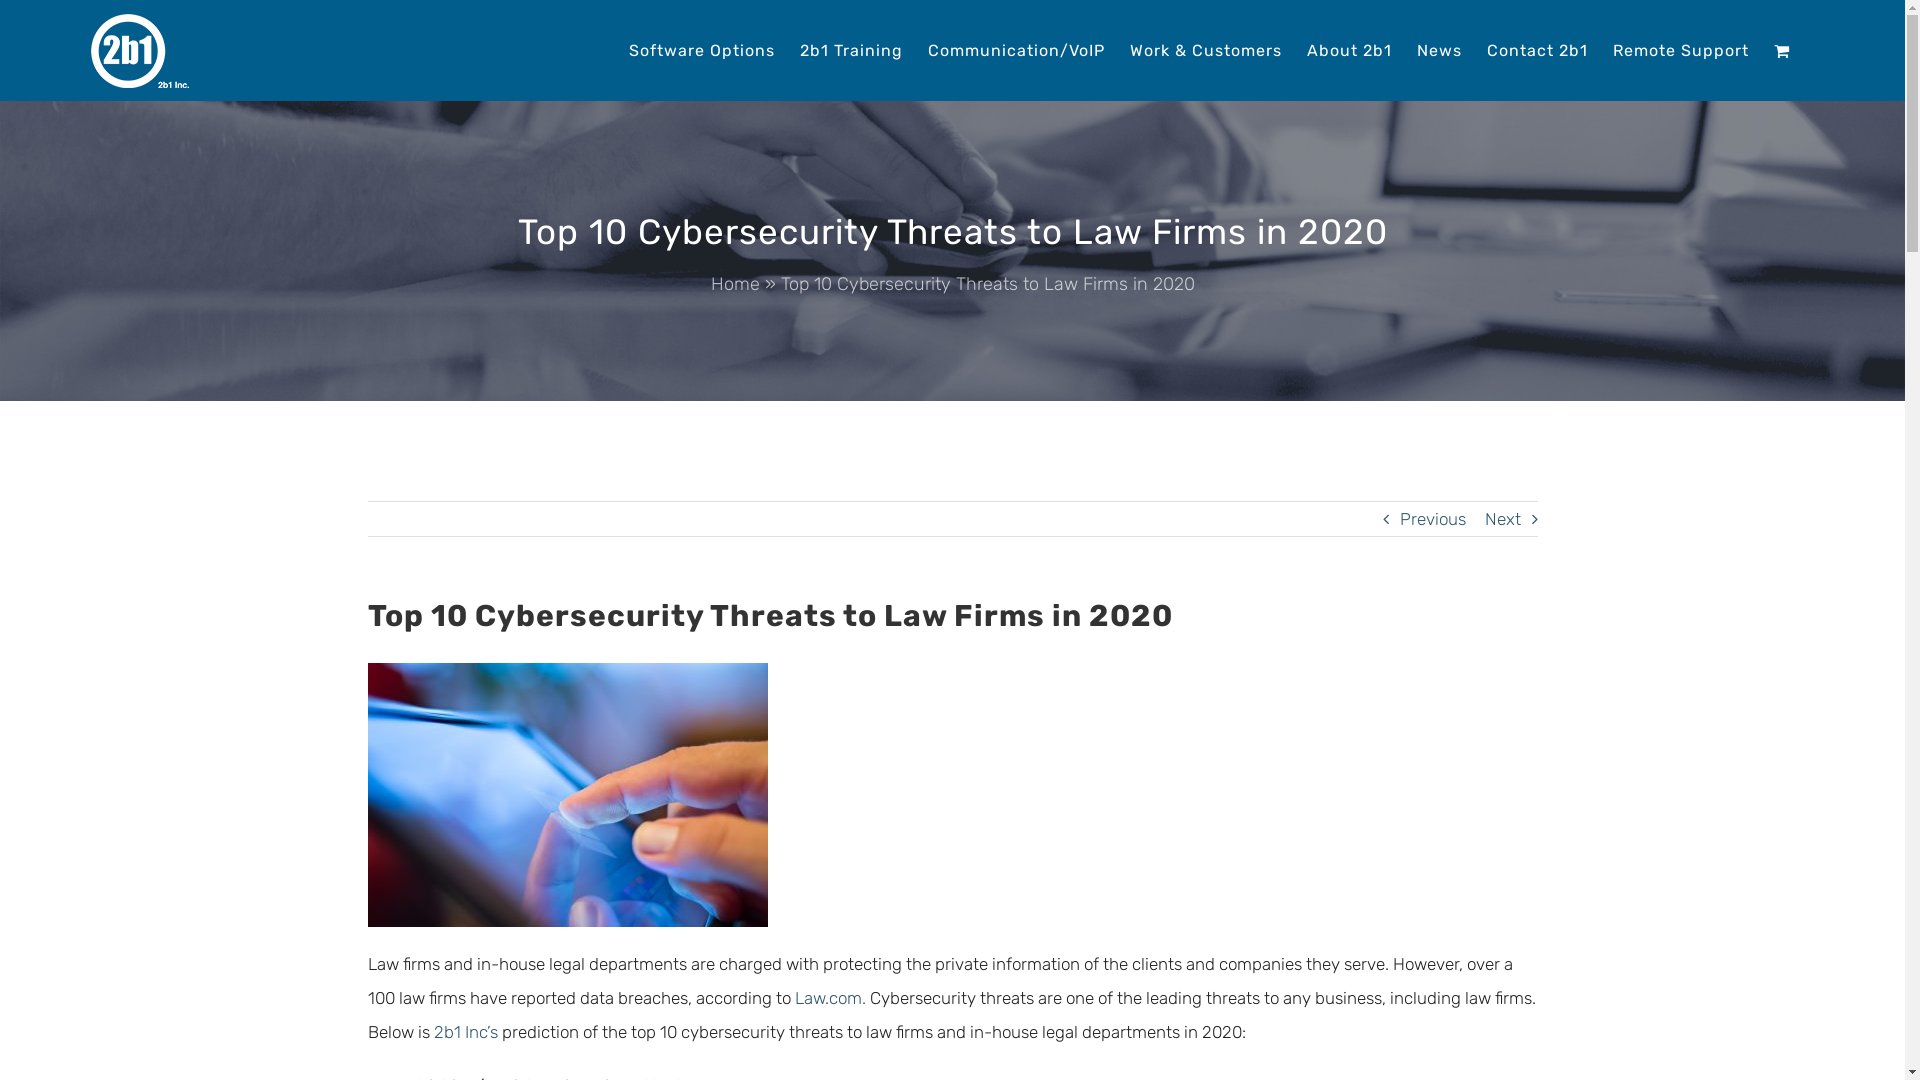 Image resolution: width=1920 pixels, height=1080 pixels. Describe the element at coordinates (1306, 48) in the screenshot. I see `'About 2b1'` at that location.